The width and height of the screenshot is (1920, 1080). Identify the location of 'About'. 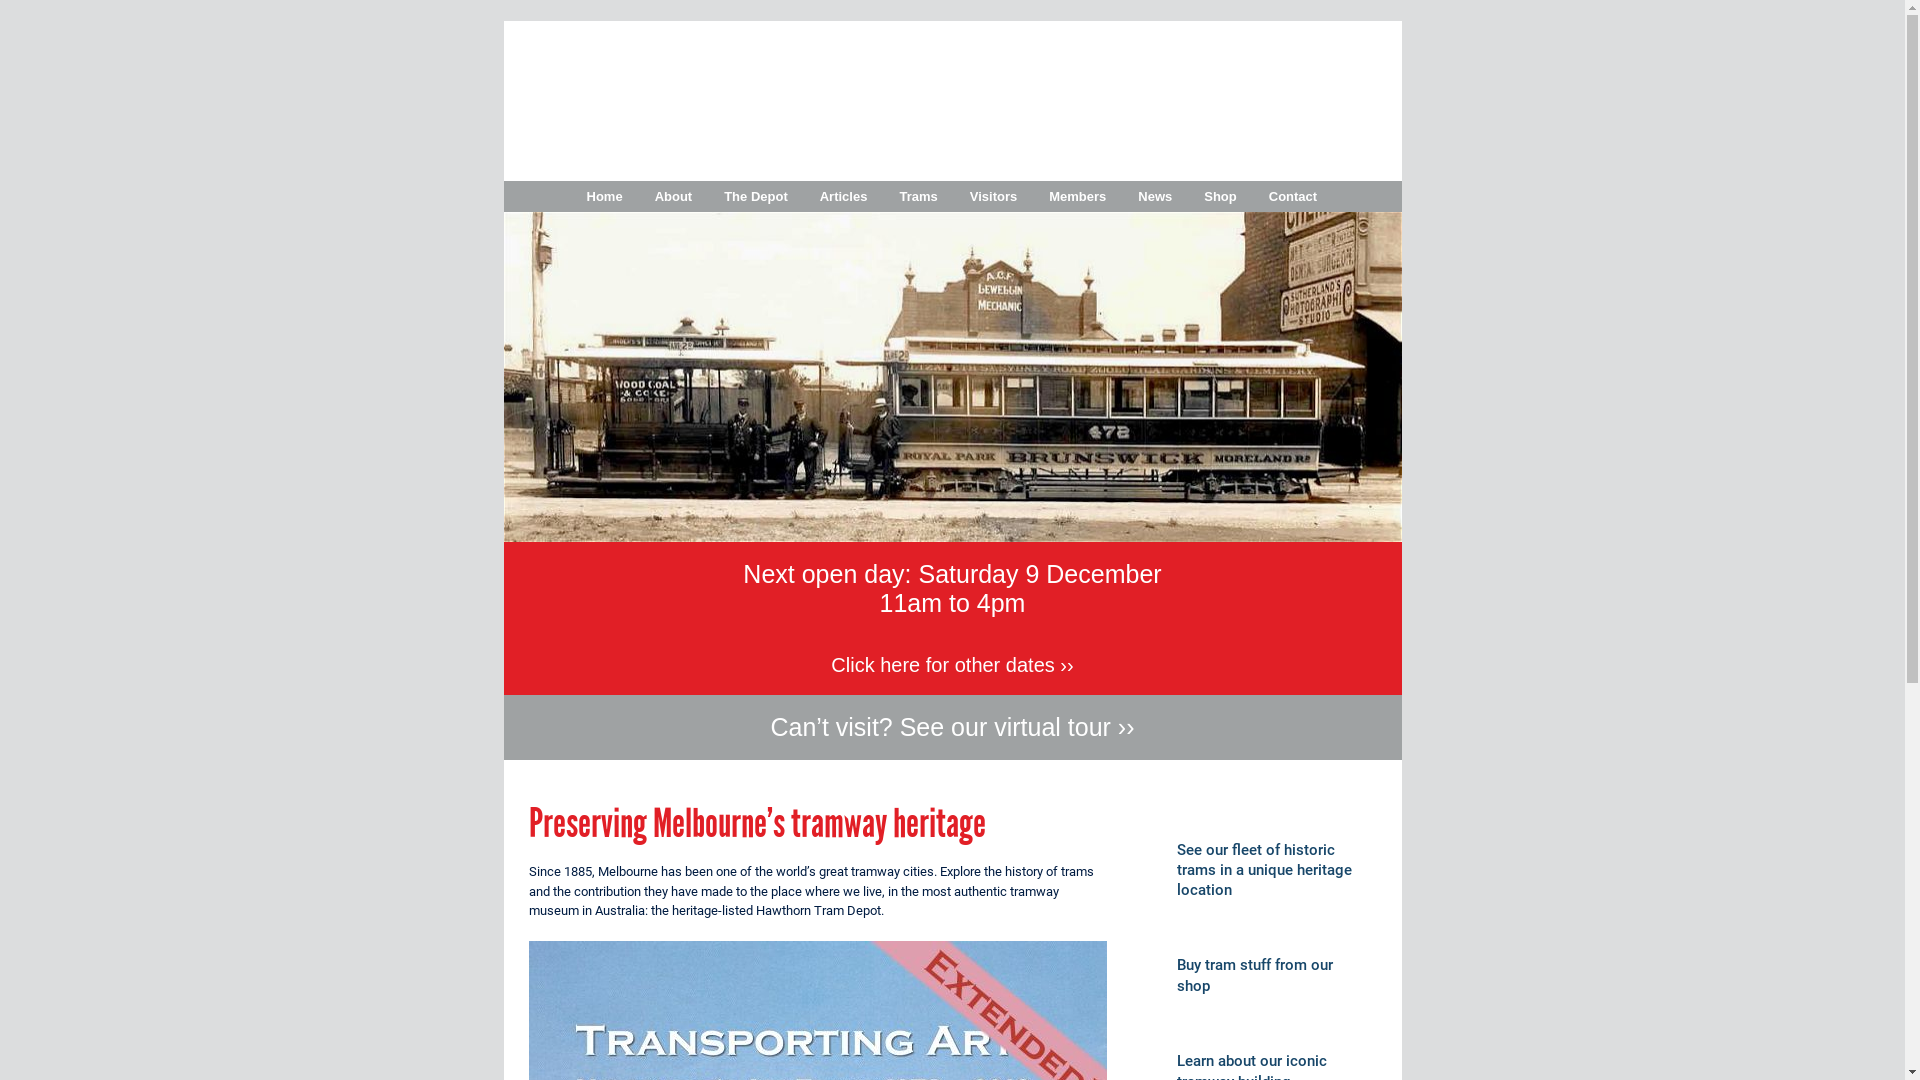
(673, 196).